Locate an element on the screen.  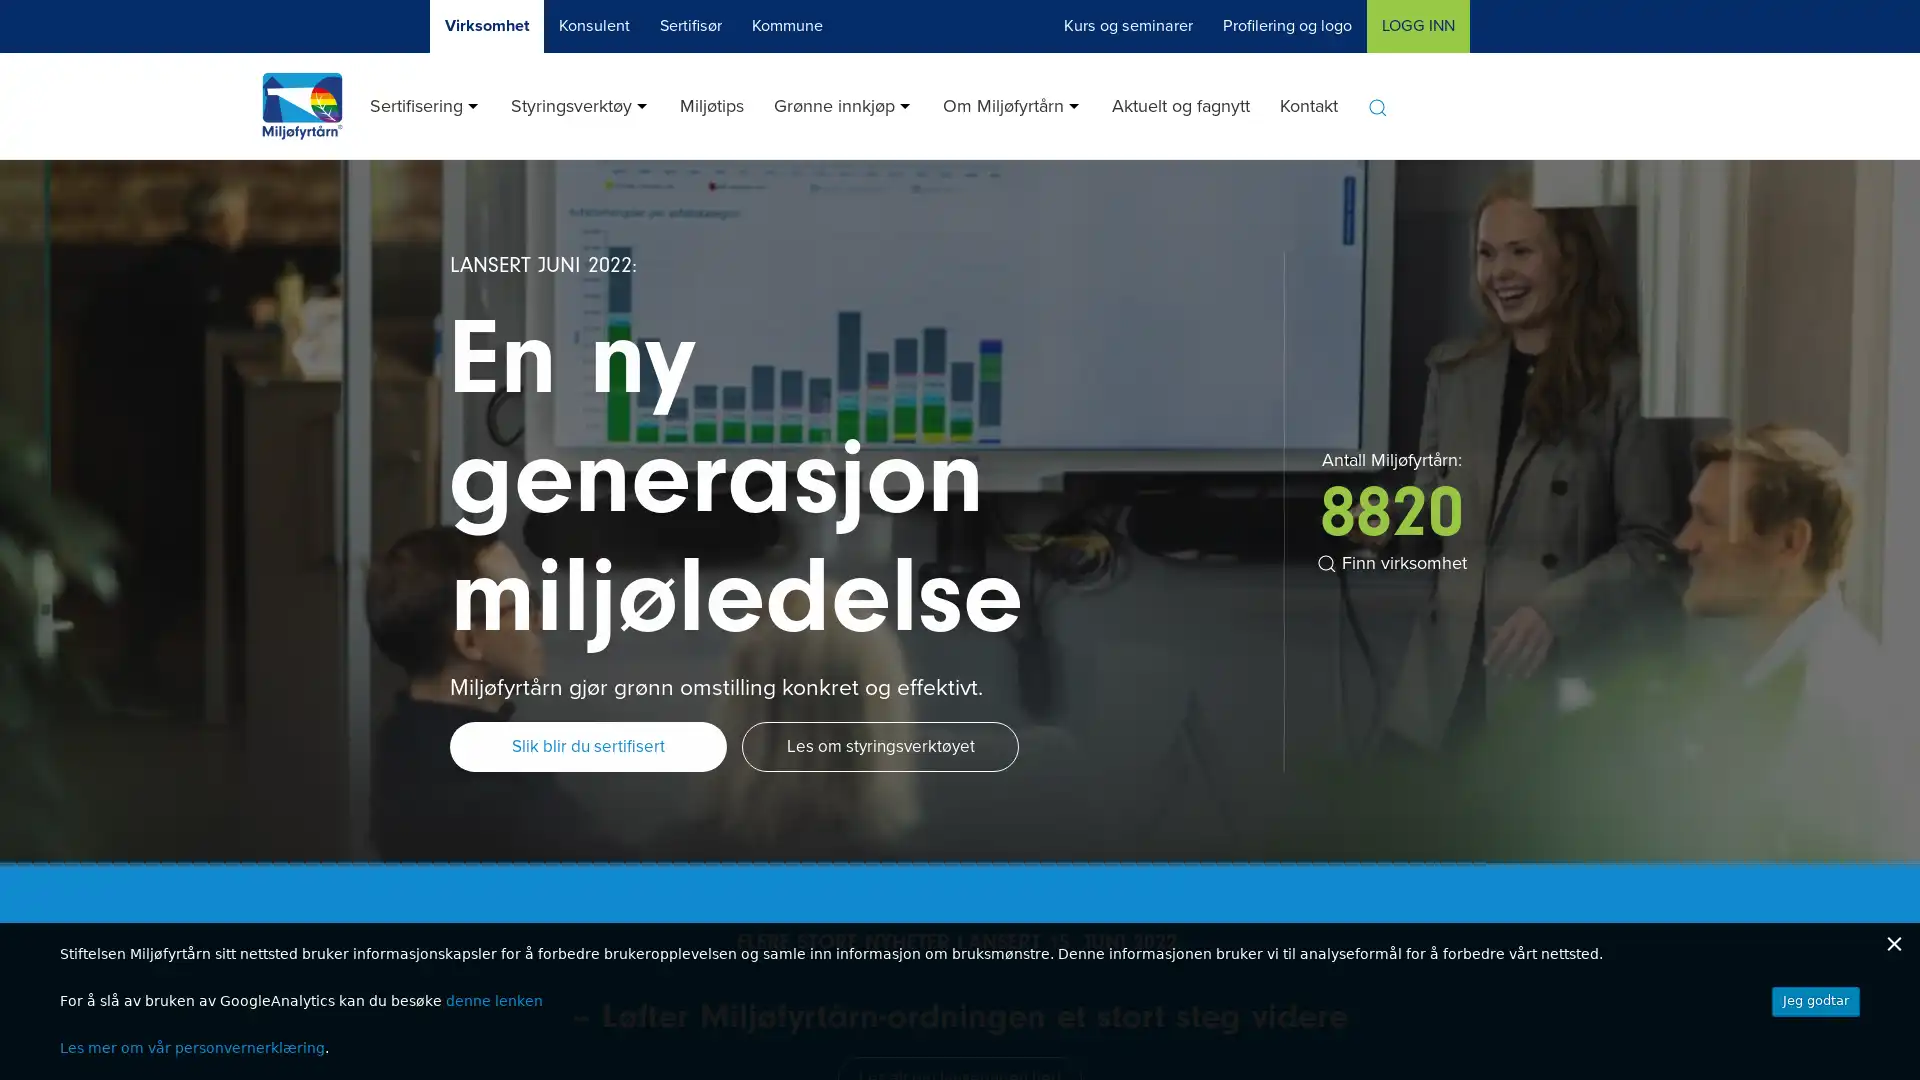
Jeg godtar is located at coordinates (1815, 1001).